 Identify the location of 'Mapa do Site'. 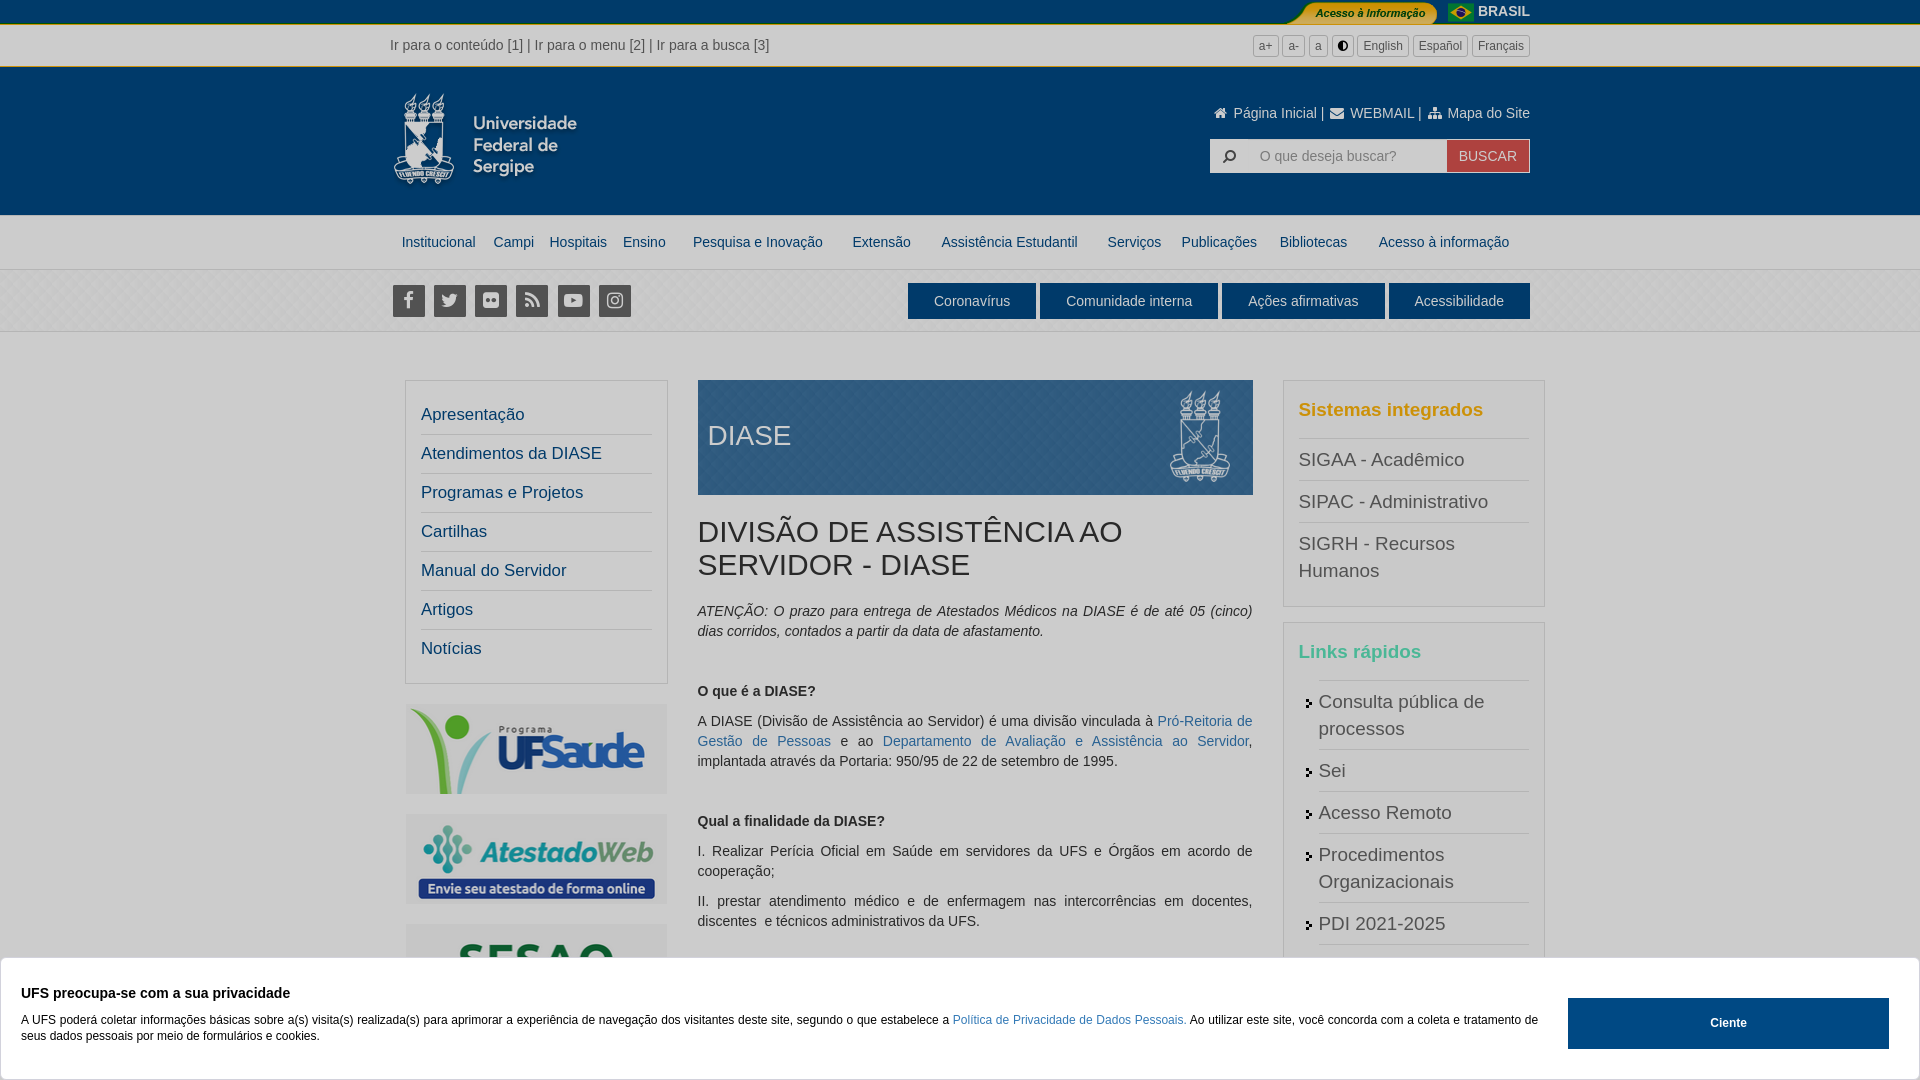
(1478, 112).